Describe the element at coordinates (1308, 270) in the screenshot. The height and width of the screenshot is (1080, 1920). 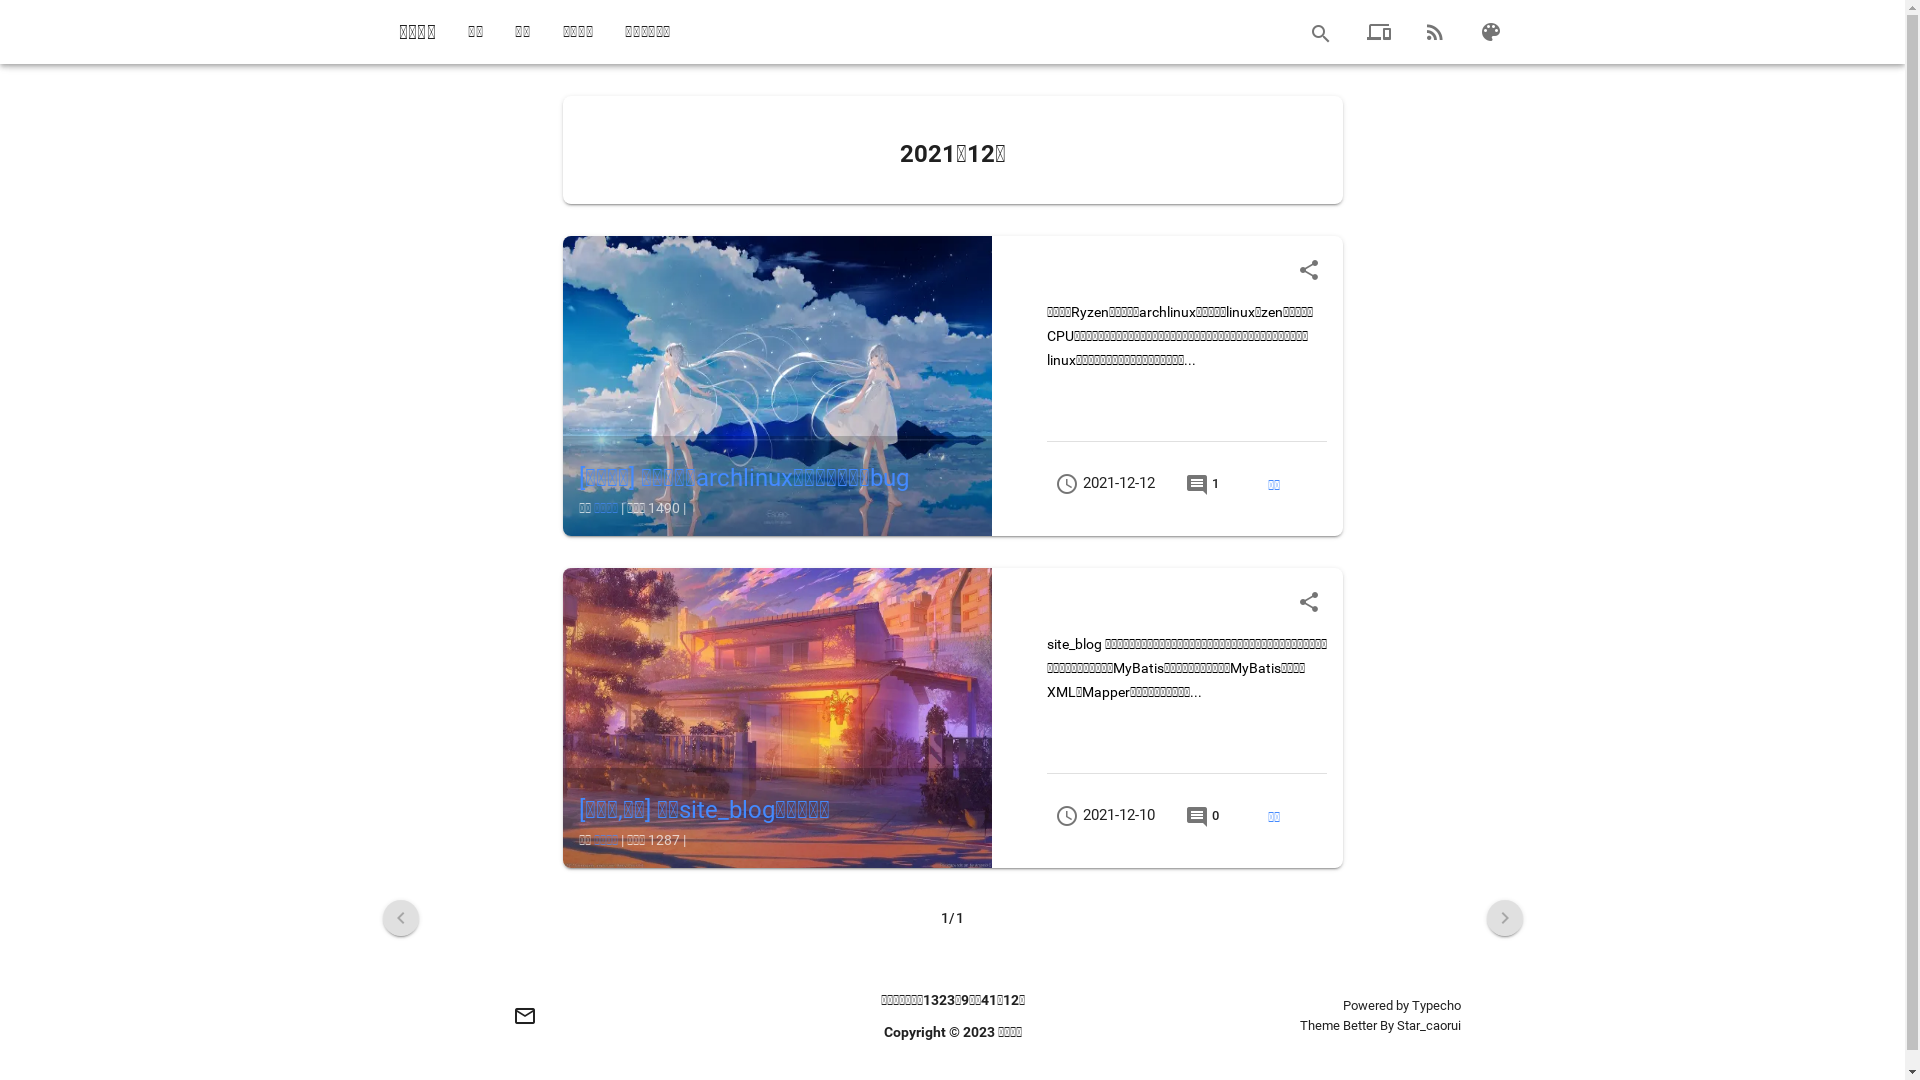
I see `'share'` at that location.